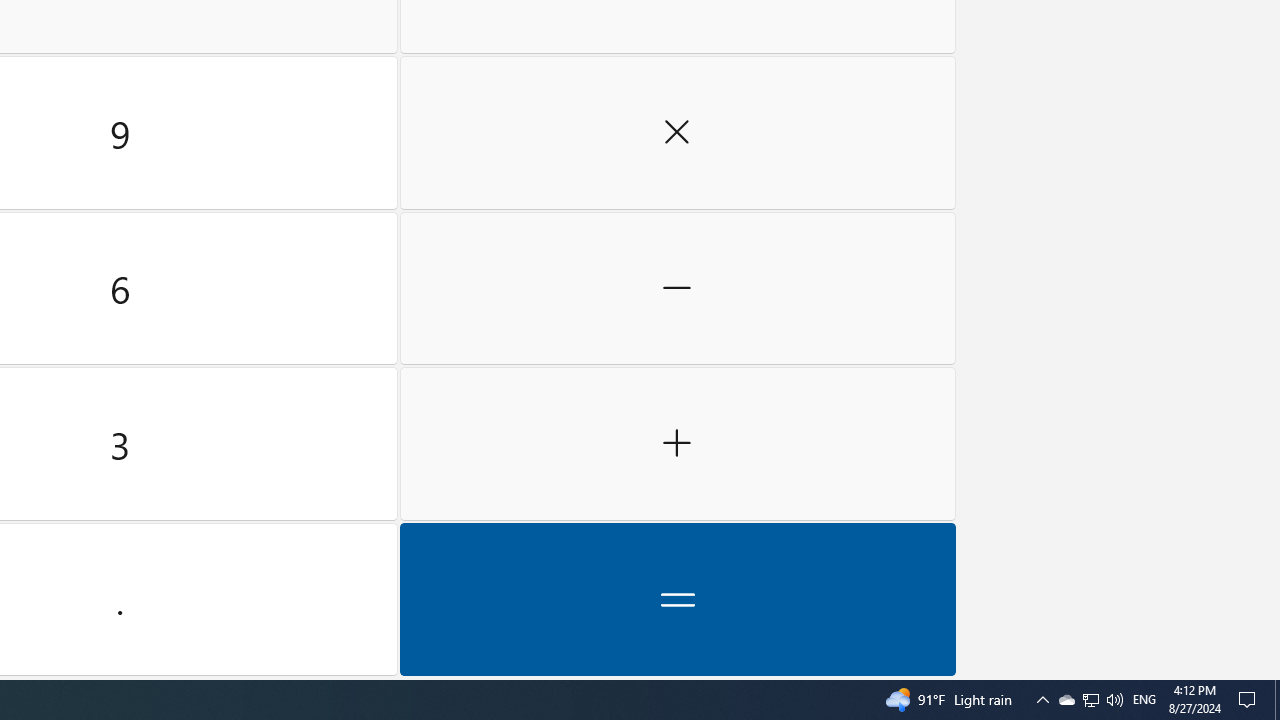 The width and height of the screenshot is (1280, 720). I want to click on 'Plus', so click(677, 443).